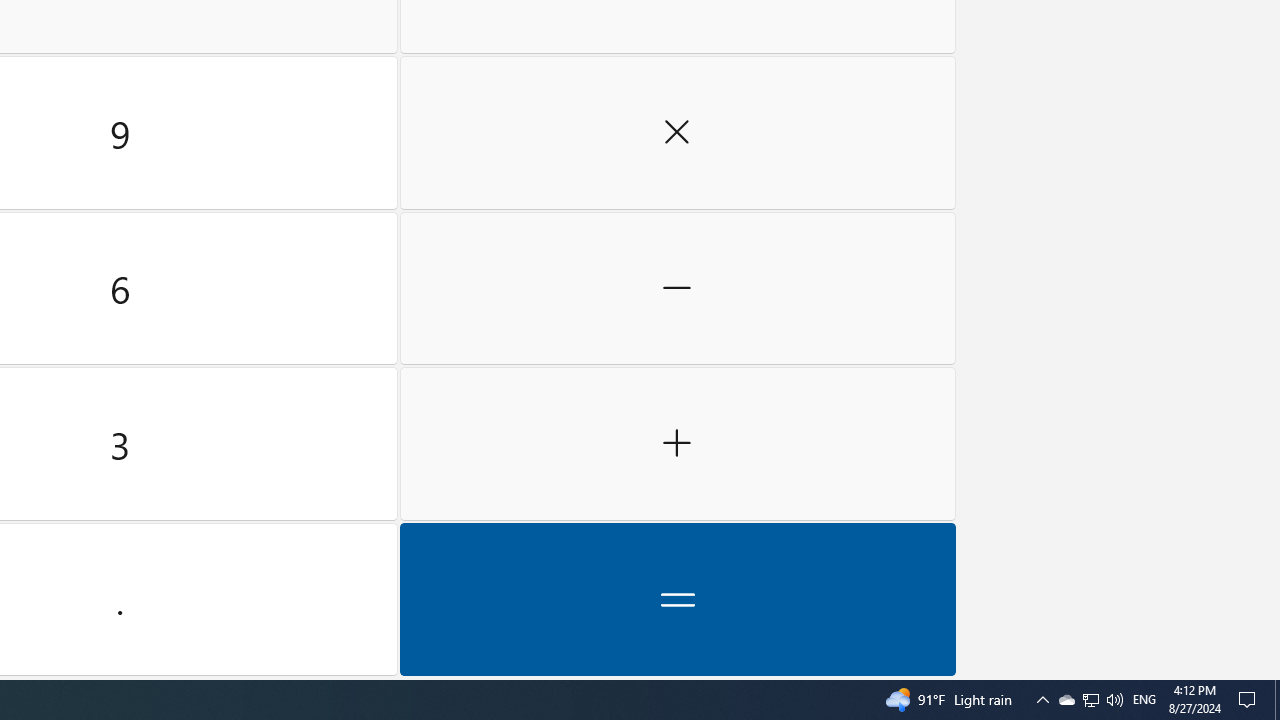 The width and height of the screenshot is (1280, 720). I want to click on 'Plus', so click(677, 443).